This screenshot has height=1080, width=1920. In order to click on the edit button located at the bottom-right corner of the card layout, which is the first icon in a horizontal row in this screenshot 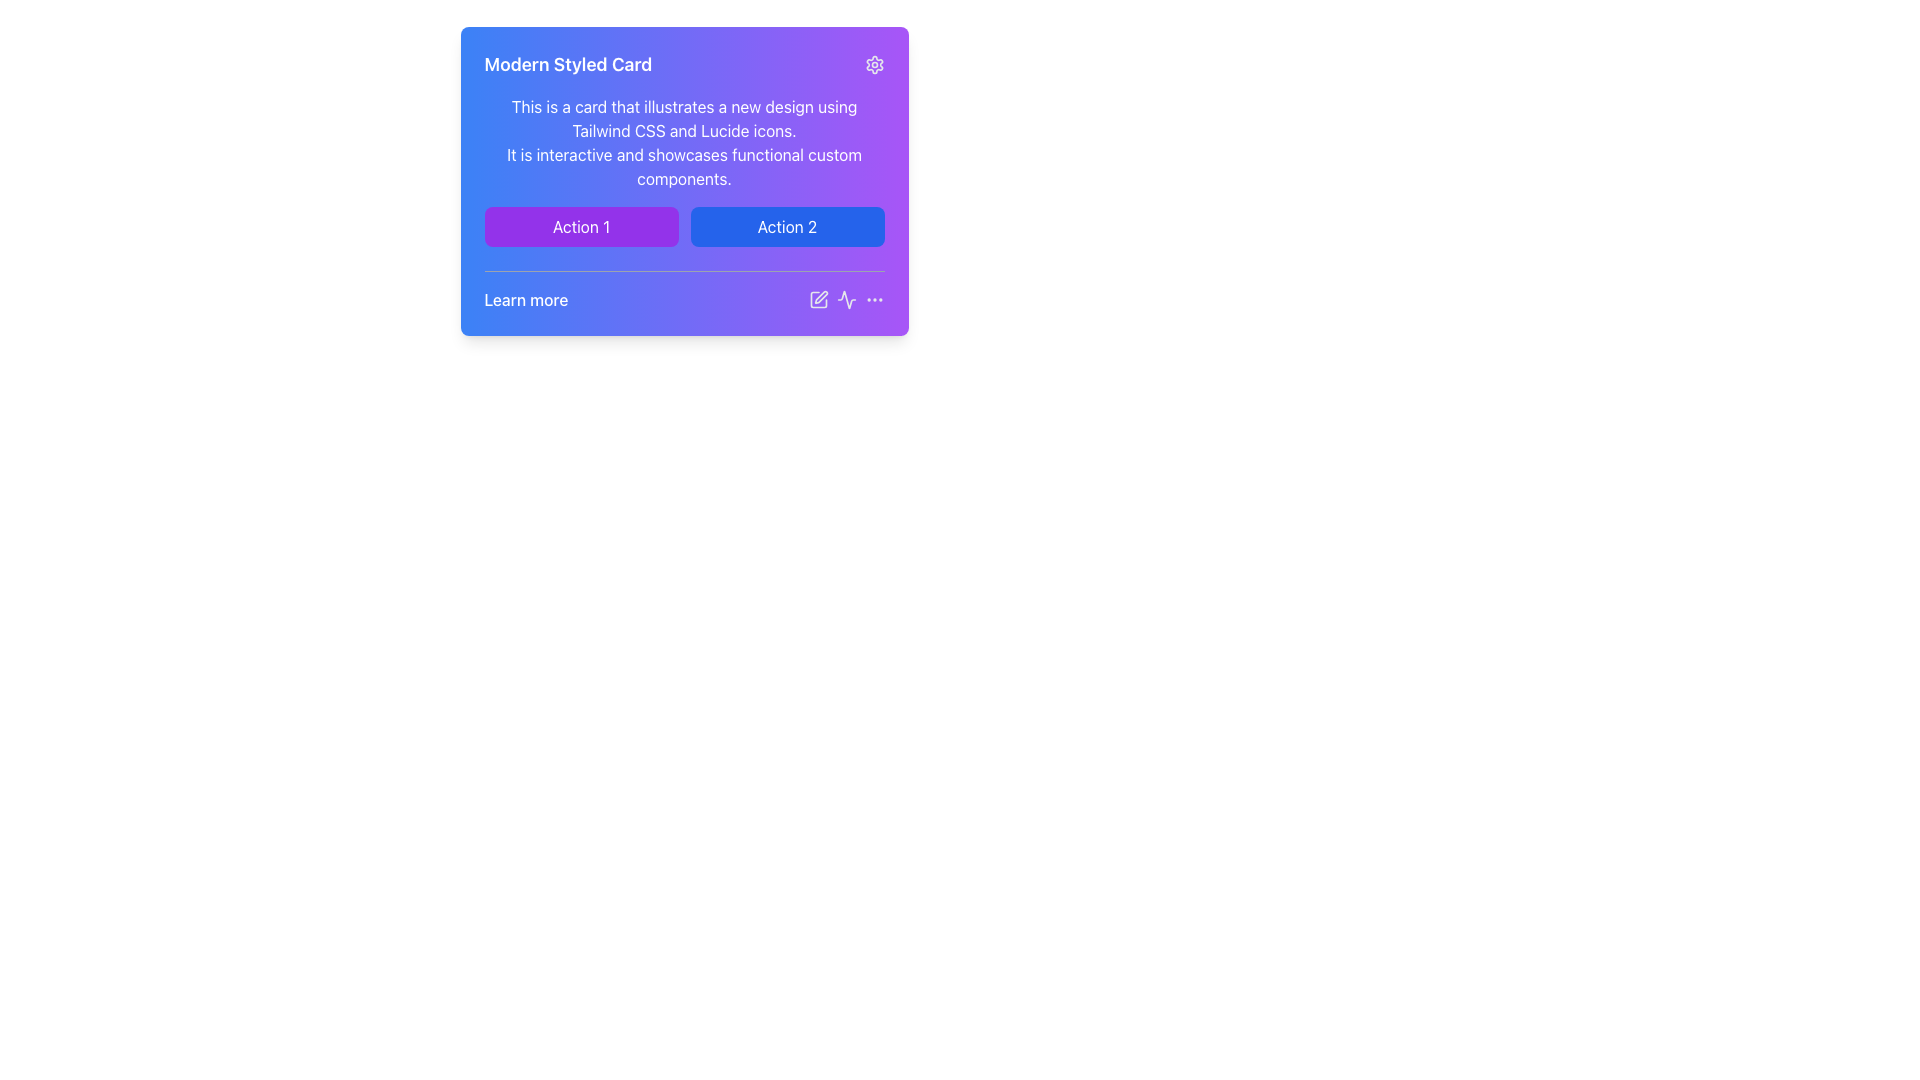, I will do `click(818, 300)`.